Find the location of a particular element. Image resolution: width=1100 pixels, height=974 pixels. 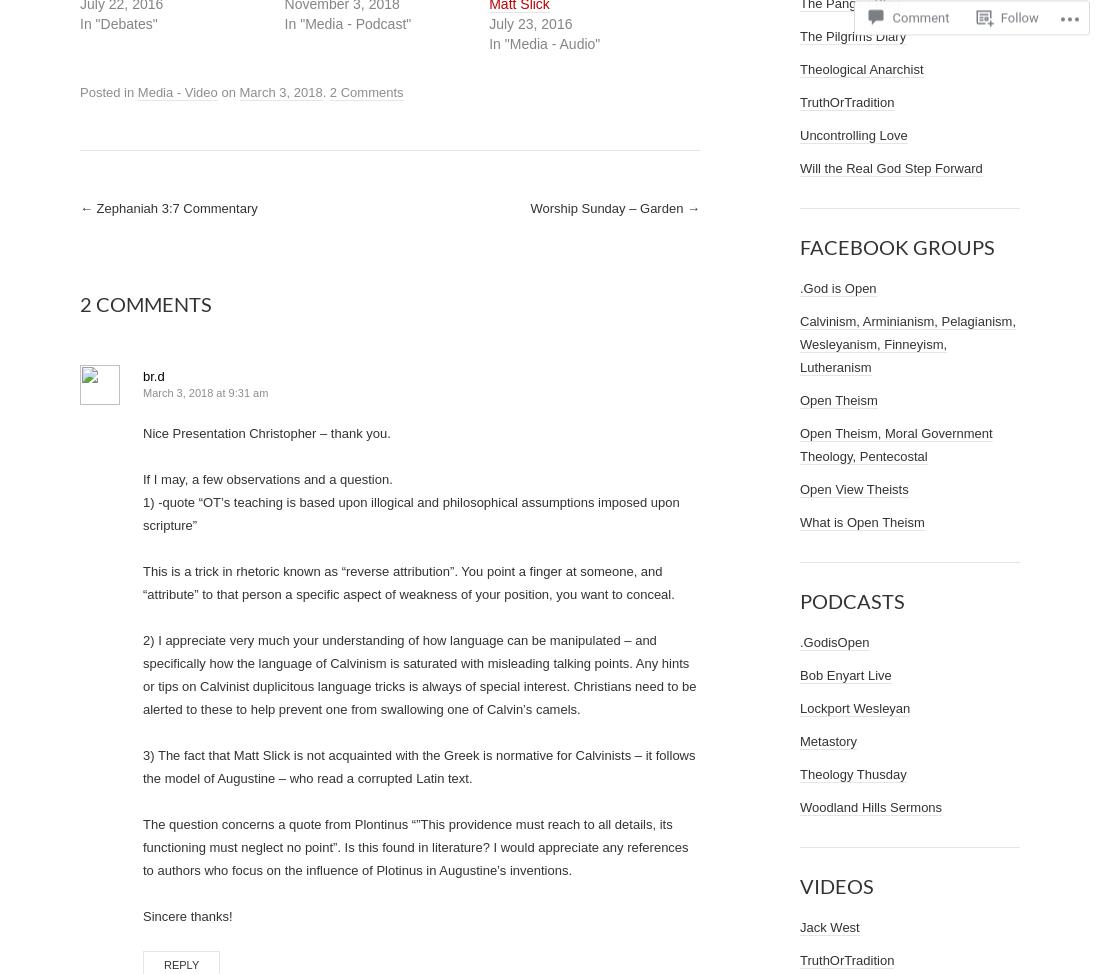

'Bob Enyart Live' is located at coordinates (800, 675).